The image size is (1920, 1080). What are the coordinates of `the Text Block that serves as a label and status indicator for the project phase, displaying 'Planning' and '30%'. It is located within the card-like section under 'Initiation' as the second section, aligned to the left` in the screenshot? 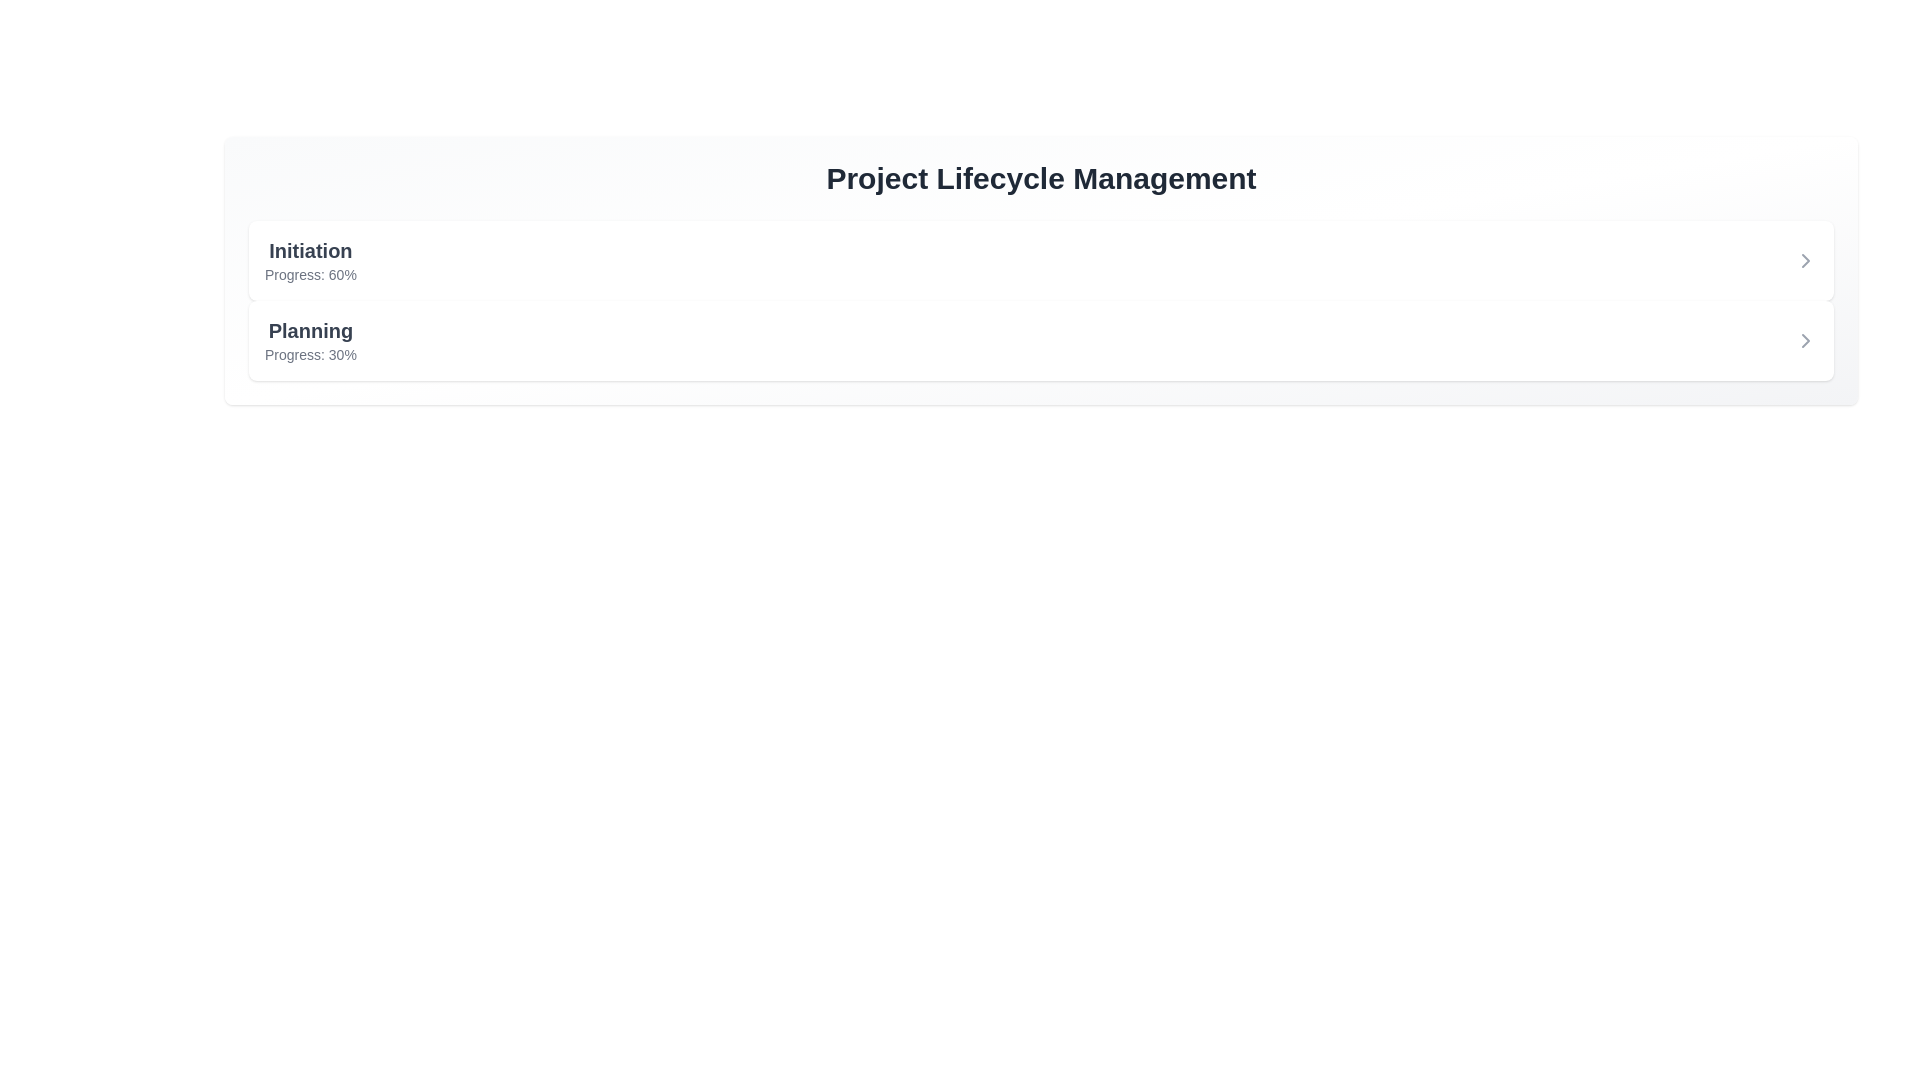 It's located at (309, 339).